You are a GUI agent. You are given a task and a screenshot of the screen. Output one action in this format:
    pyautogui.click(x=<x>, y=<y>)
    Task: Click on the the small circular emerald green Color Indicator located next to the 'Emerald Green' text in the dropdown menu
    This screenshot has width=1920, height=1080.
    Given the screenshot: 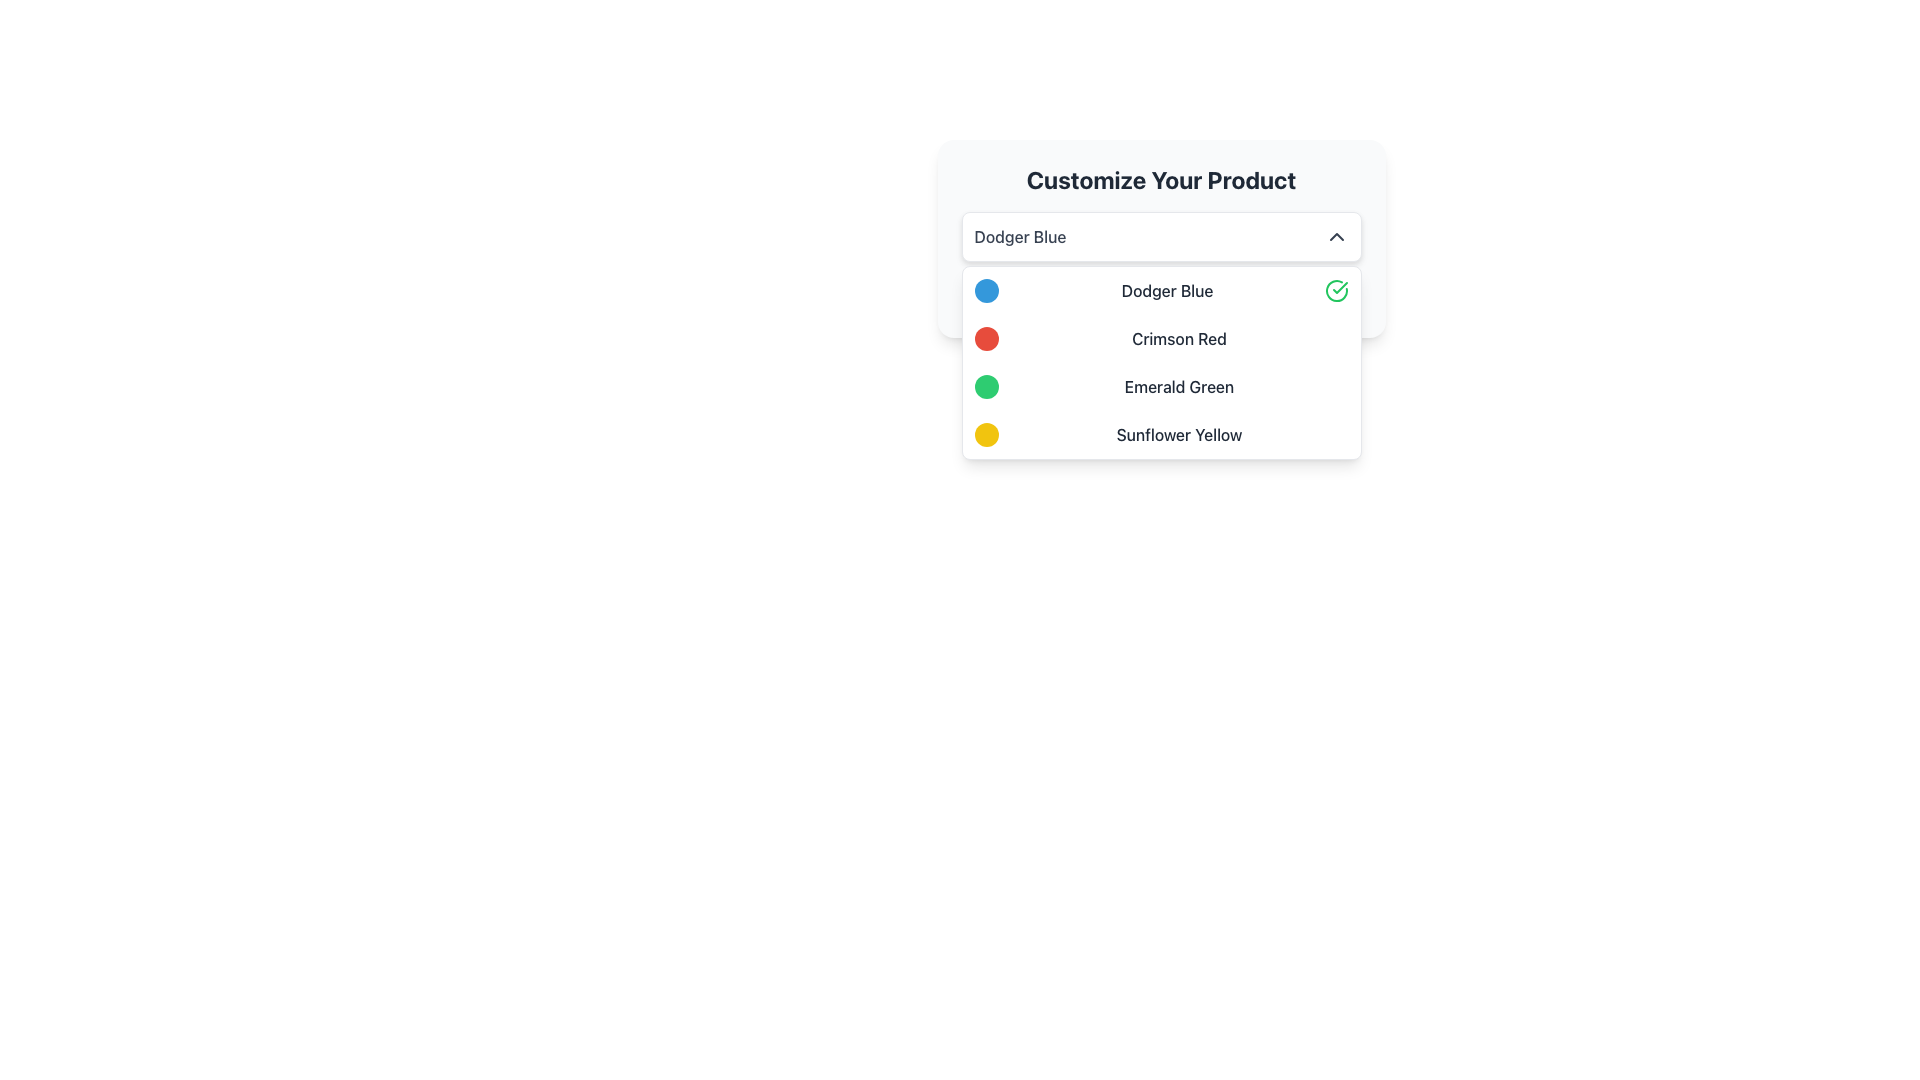 What is the action you would take?
    pyautogui.click(x=986, y=386)
    